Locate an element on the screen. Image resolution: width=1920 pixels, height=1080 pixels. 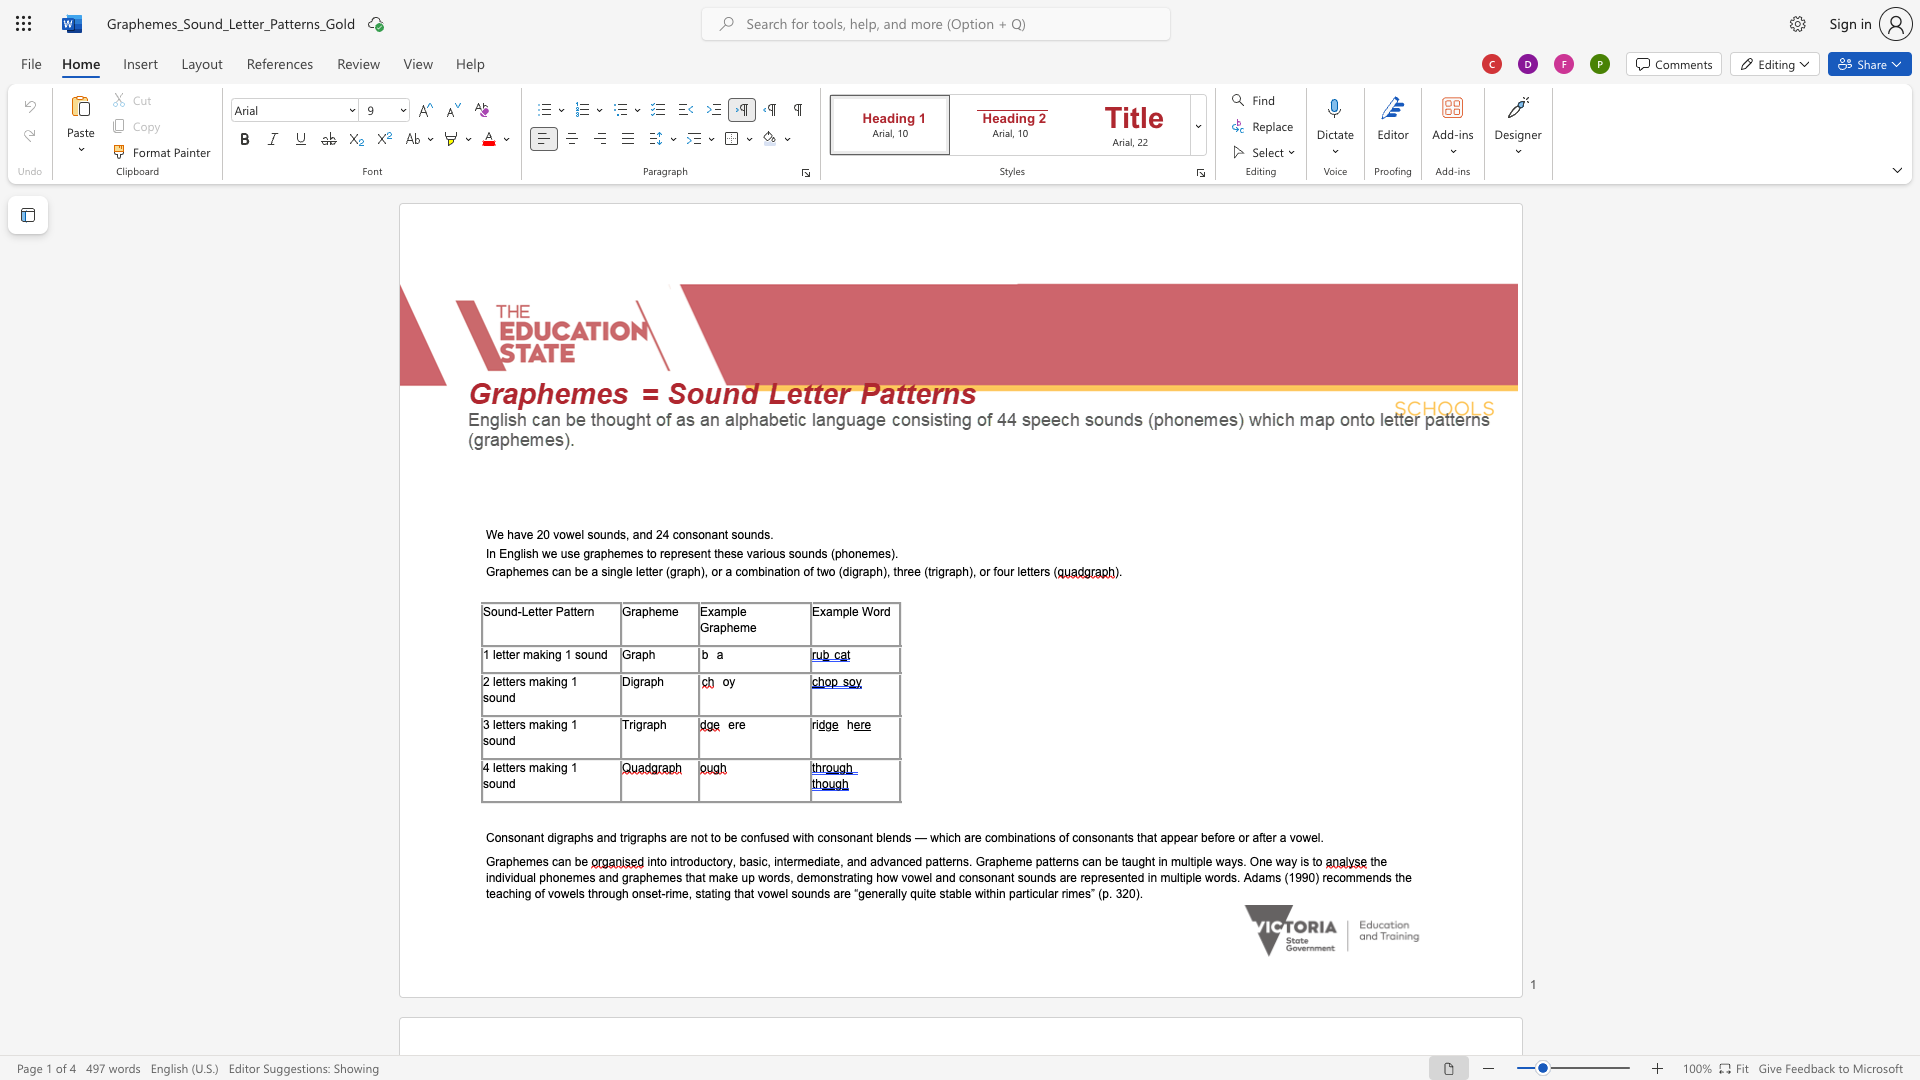
the 3th character "o" in the text is located at coordinates (789, 572).